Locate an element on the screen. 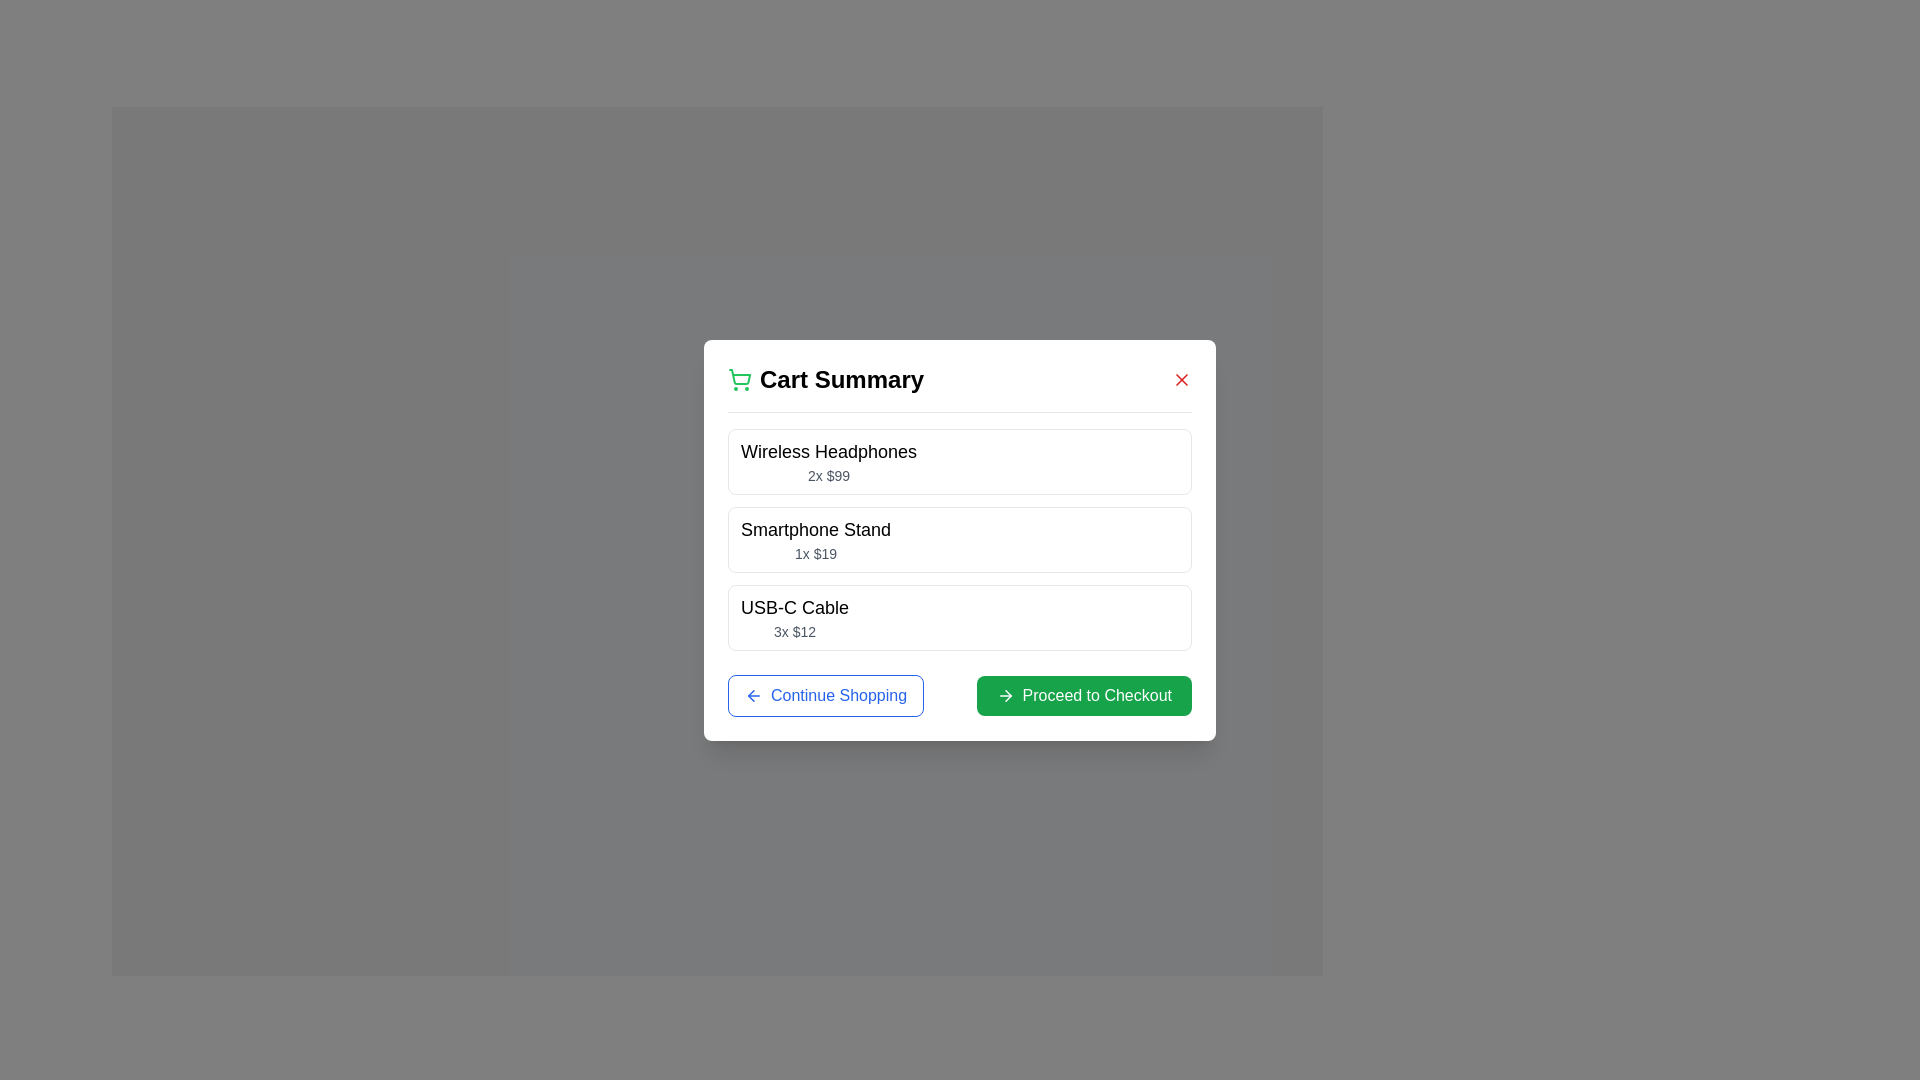 The width and height of the screenshot is (1920, 1080). the 'Wireless Headphones' text display in the 'Cart Summary' section, which shows the product's name, quantity, and price is located at coordinates (829, 461).